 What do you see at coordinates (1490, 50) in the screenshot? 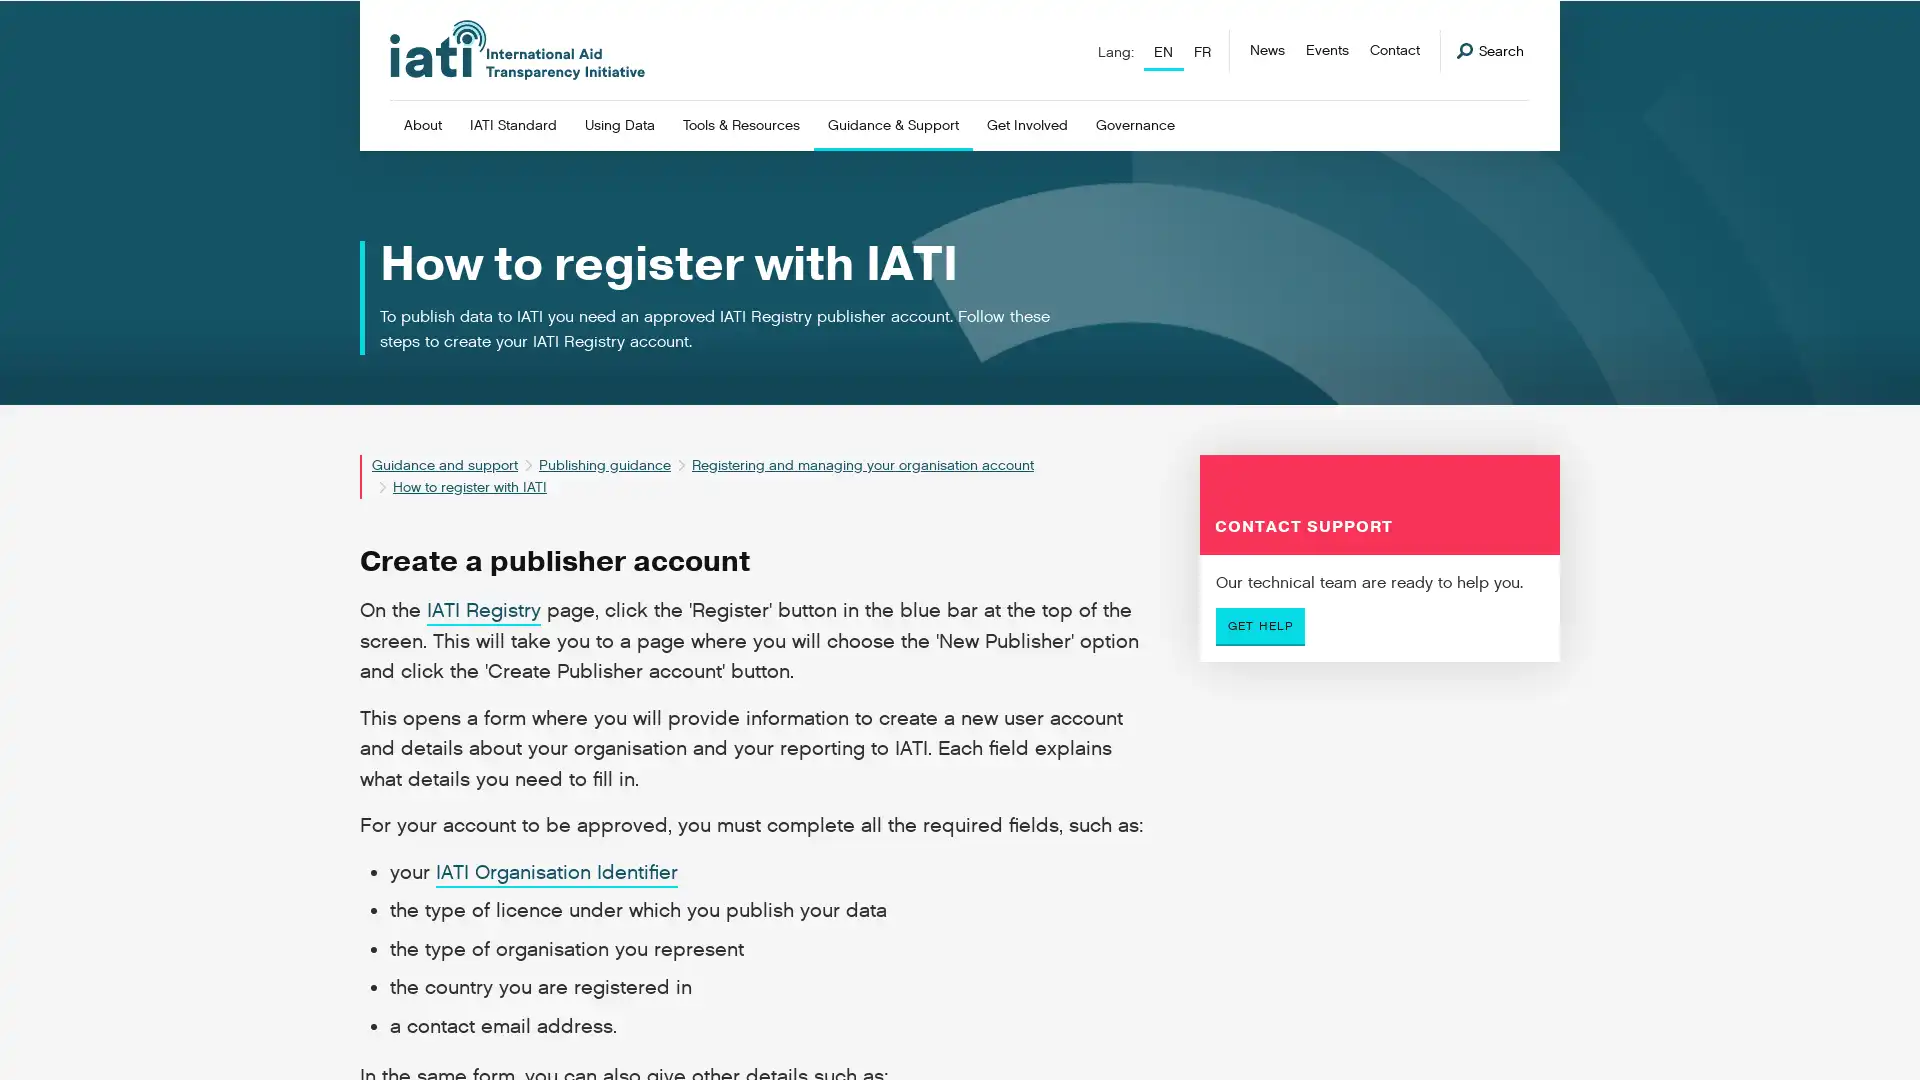
I see `Search` at bounding box center [1490, 50].